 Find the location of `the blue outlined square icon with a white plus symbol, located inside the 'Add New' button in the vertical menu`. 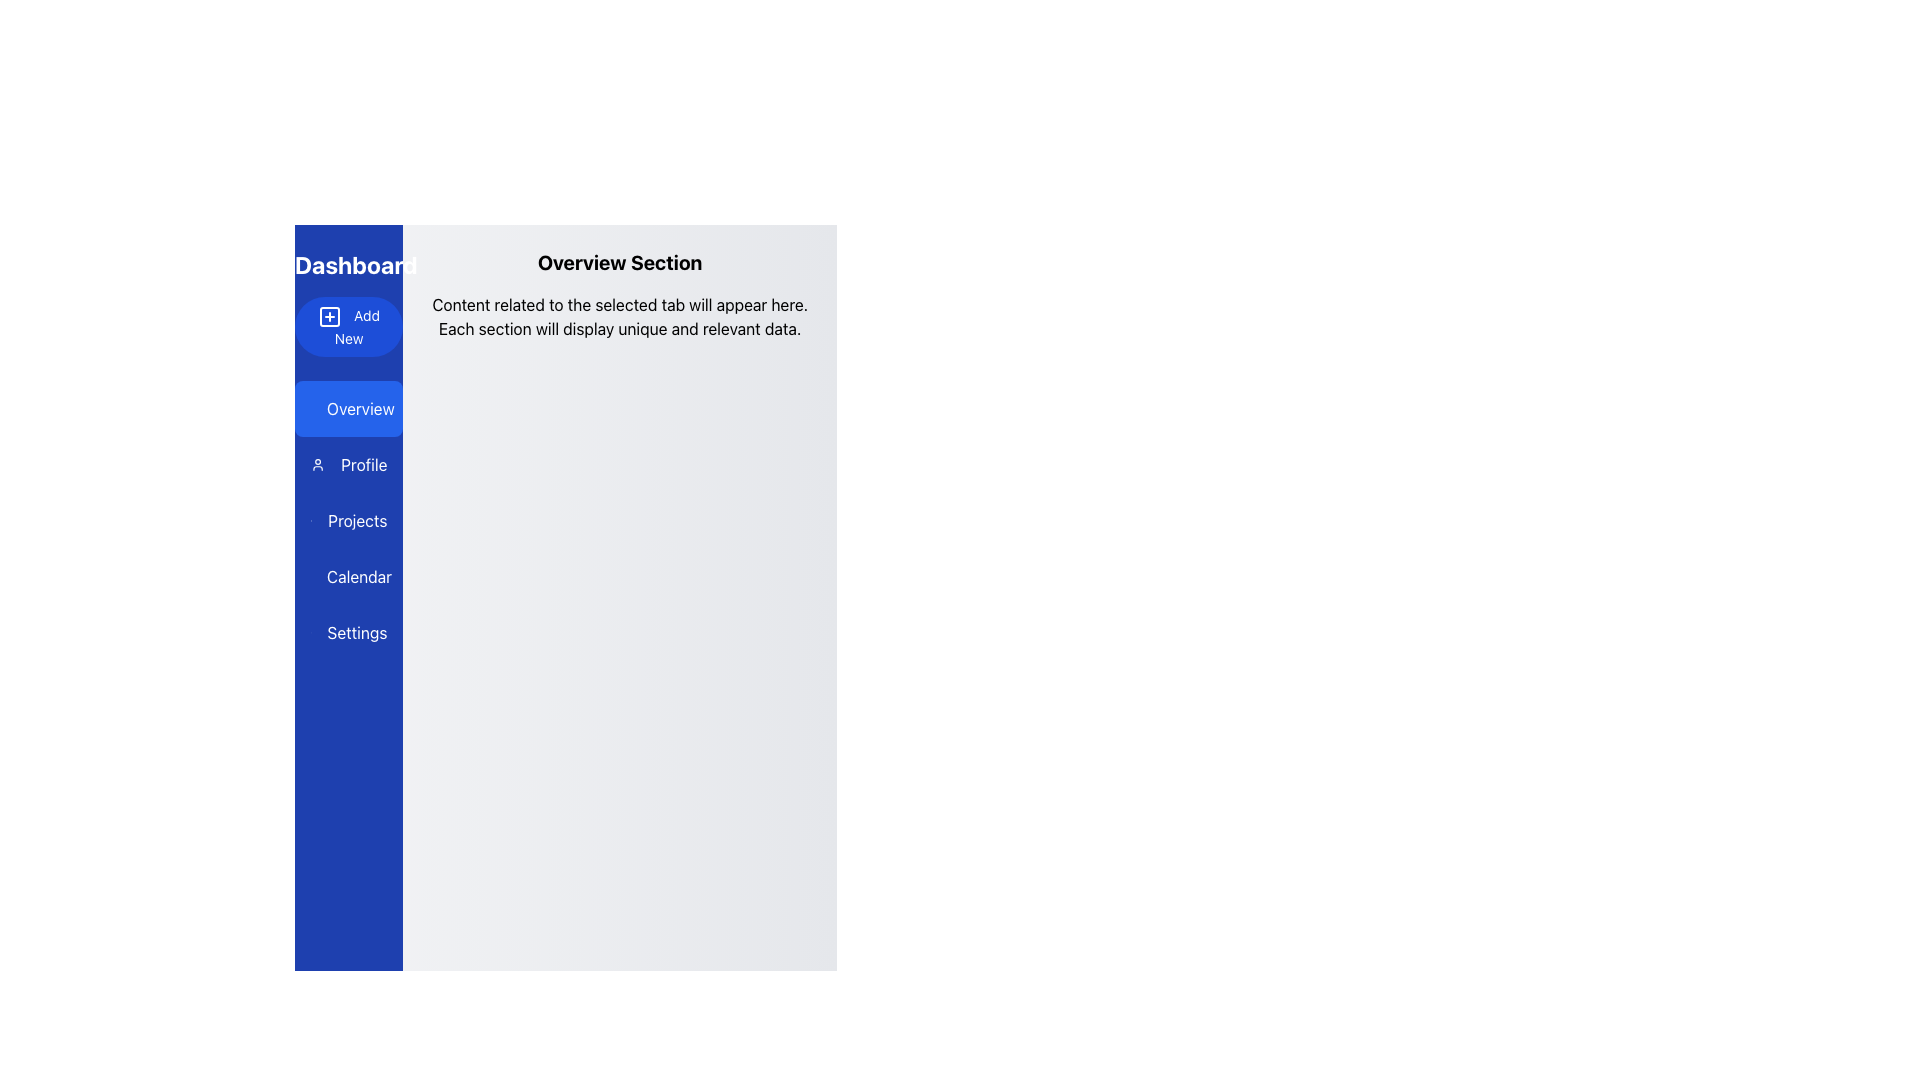

the blue outlined square icon with a white plus symbol, located inside the 'Add New' button in the vertical menu is located at coordinates (330, 315).